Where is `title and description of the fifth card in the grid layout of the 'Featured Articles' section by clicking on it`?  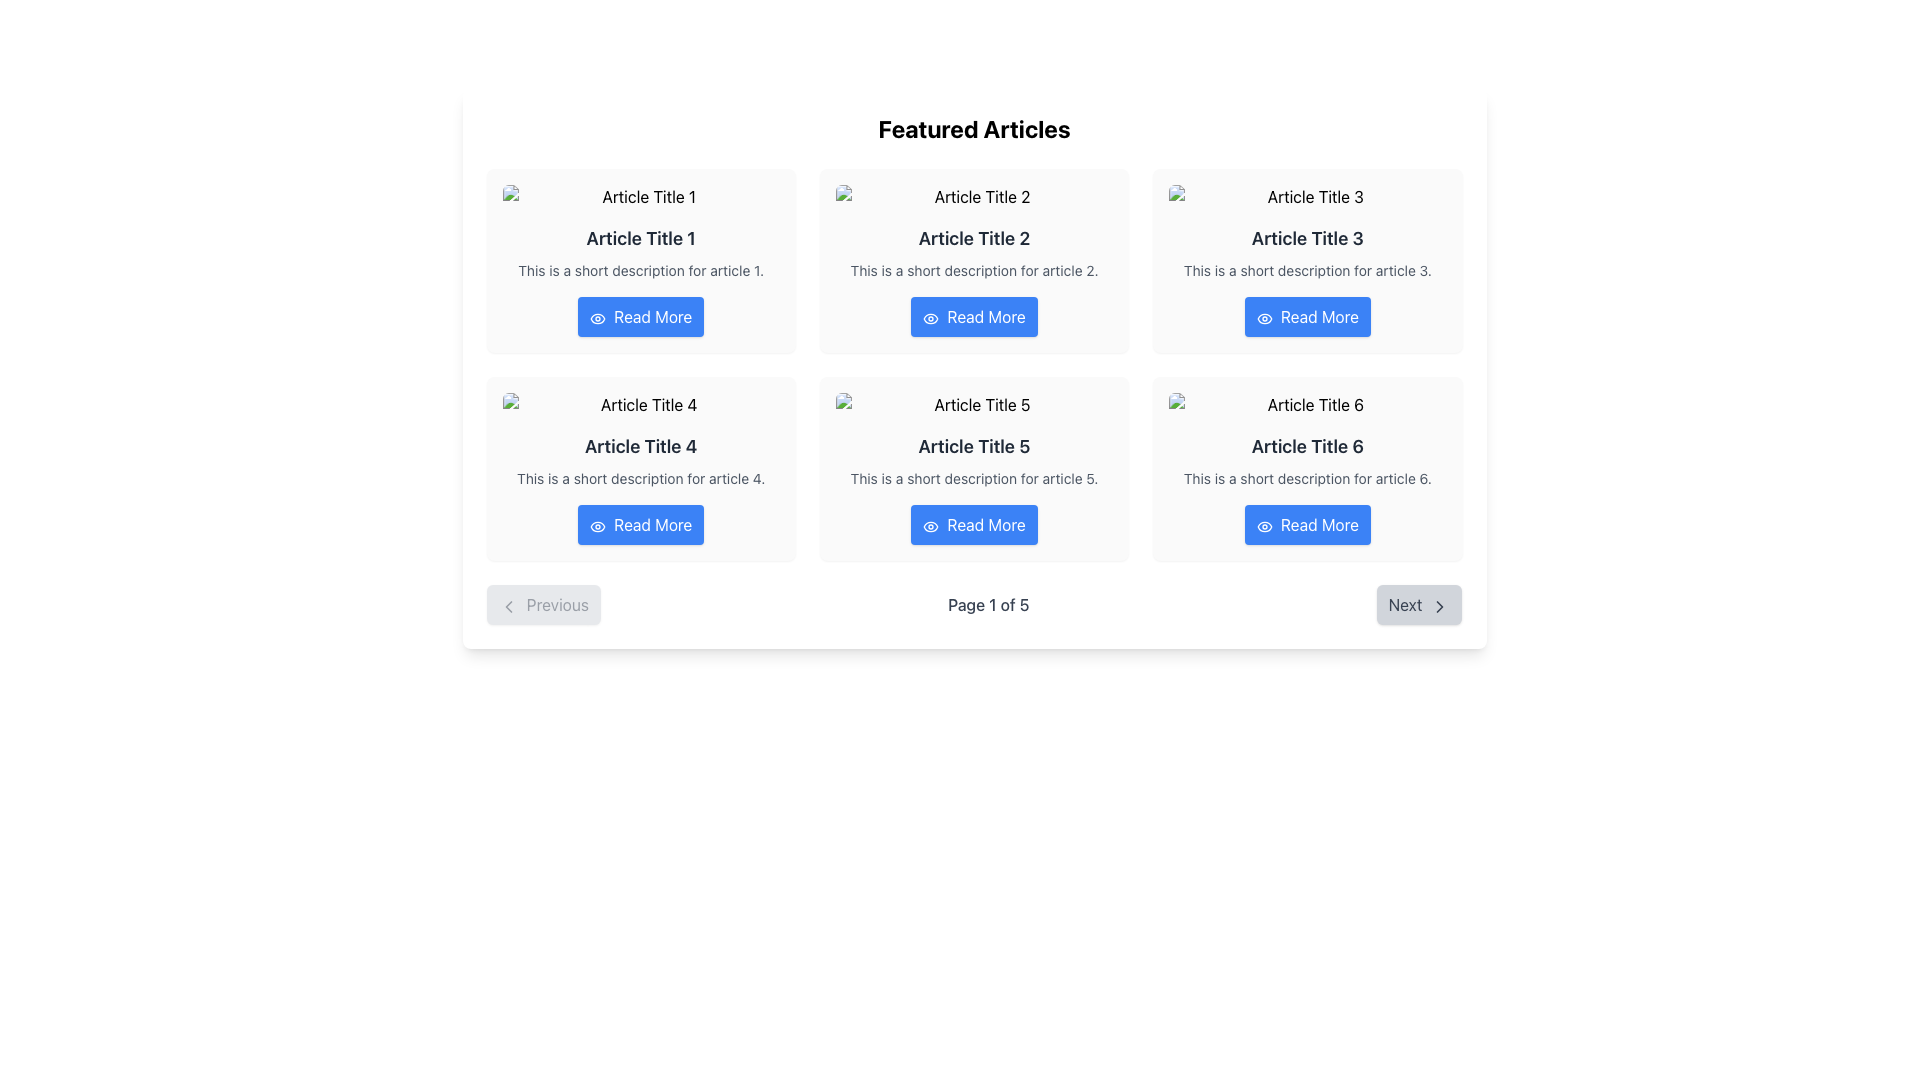 title and description of the fifth card in the grid layout of the 'Featured Articles' section by clicking on it is located at coordinates (974, 469).